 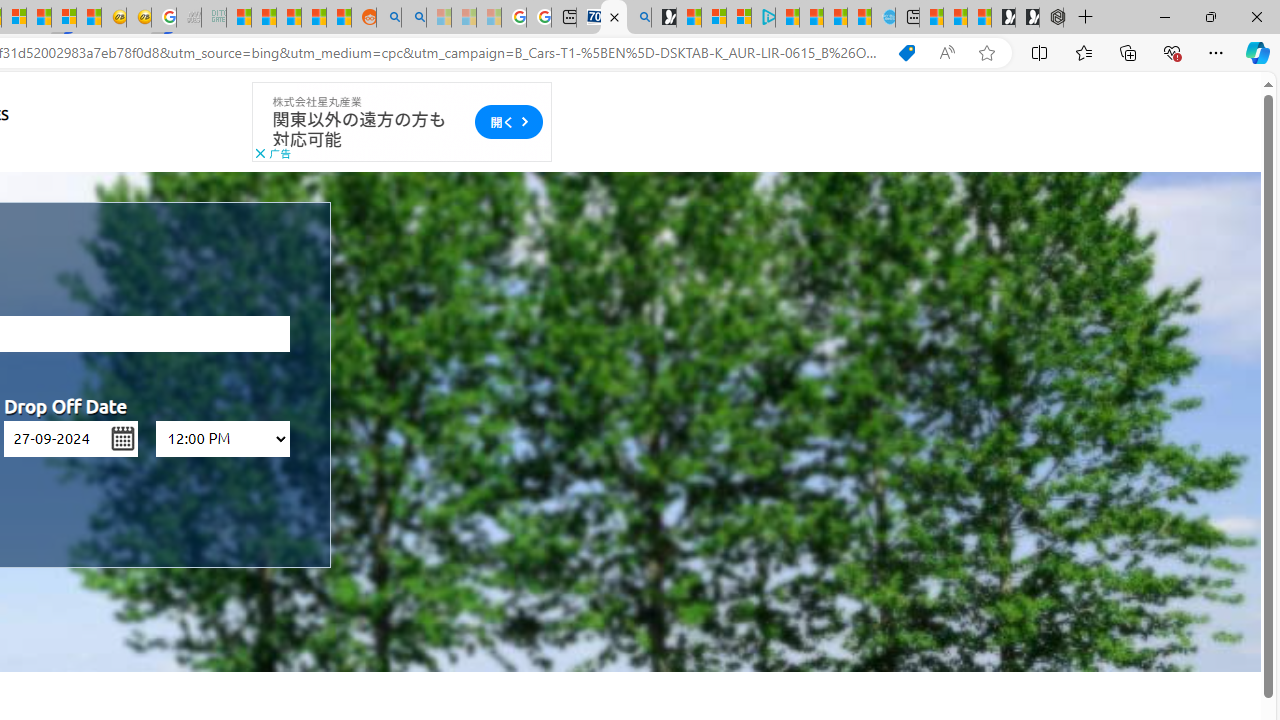 I want to click on 'MSNBC - MSN', so click(x=238, y=17).